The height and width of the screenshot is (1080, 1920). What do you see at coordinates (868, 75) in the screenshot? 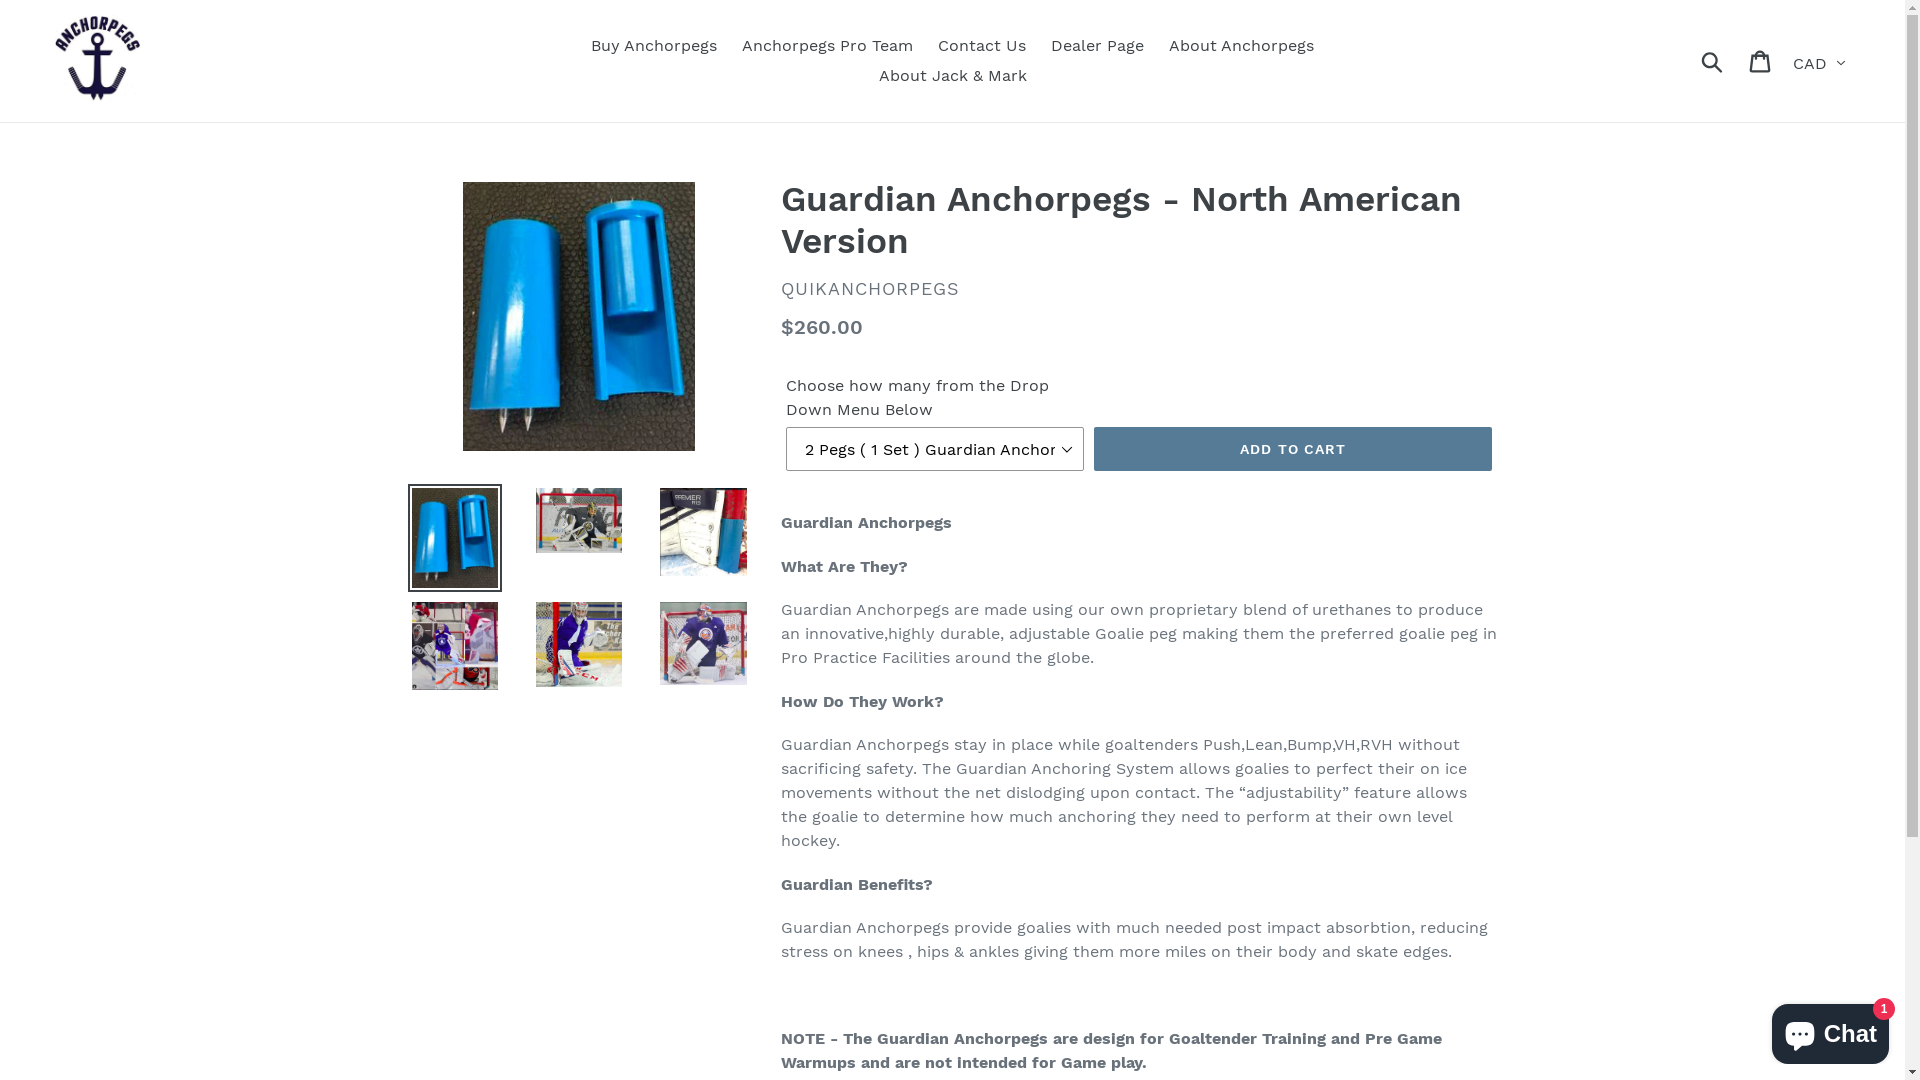
I see `'About Jack & Mark'` at bounding box center [868, 75].